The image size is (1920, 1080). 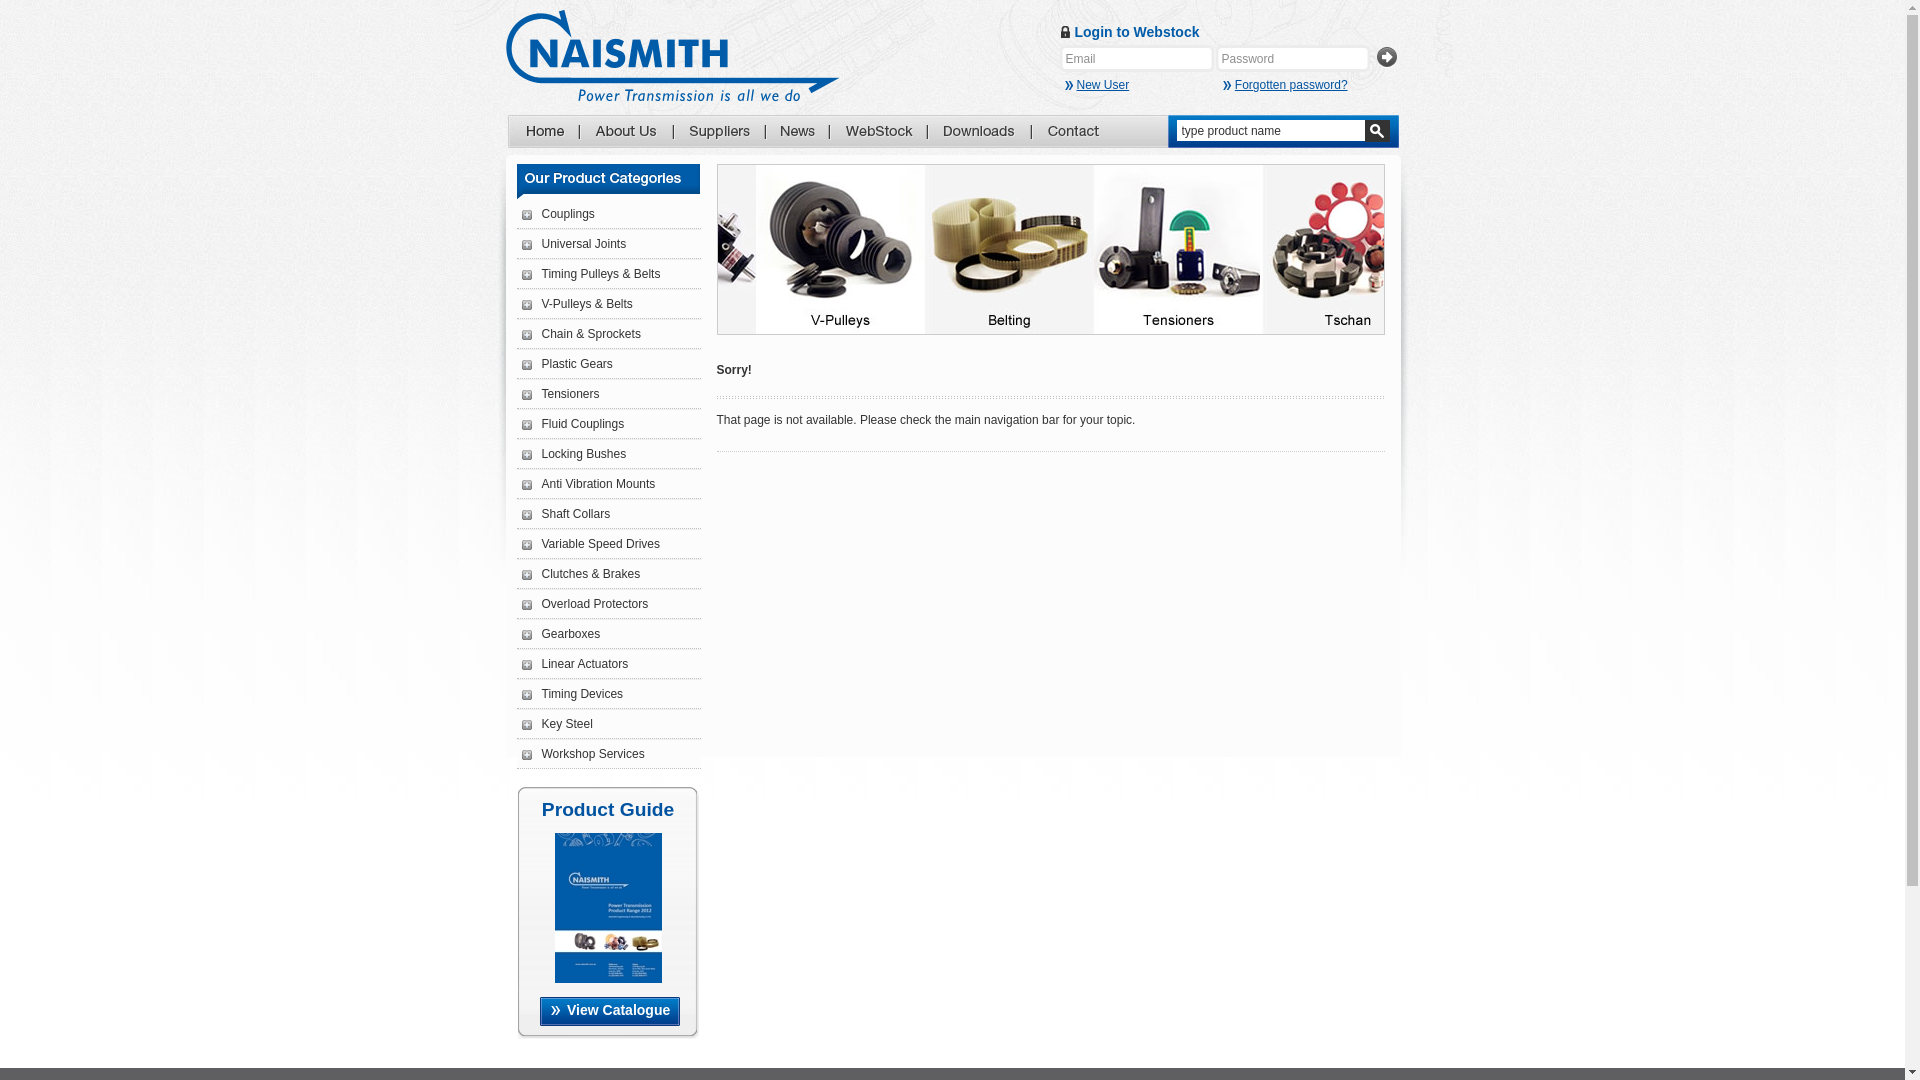 What do you see at coordinates (584, 603) in the screenshot?
I see `'Overload Protectors'` at bounding box center [584, 603].